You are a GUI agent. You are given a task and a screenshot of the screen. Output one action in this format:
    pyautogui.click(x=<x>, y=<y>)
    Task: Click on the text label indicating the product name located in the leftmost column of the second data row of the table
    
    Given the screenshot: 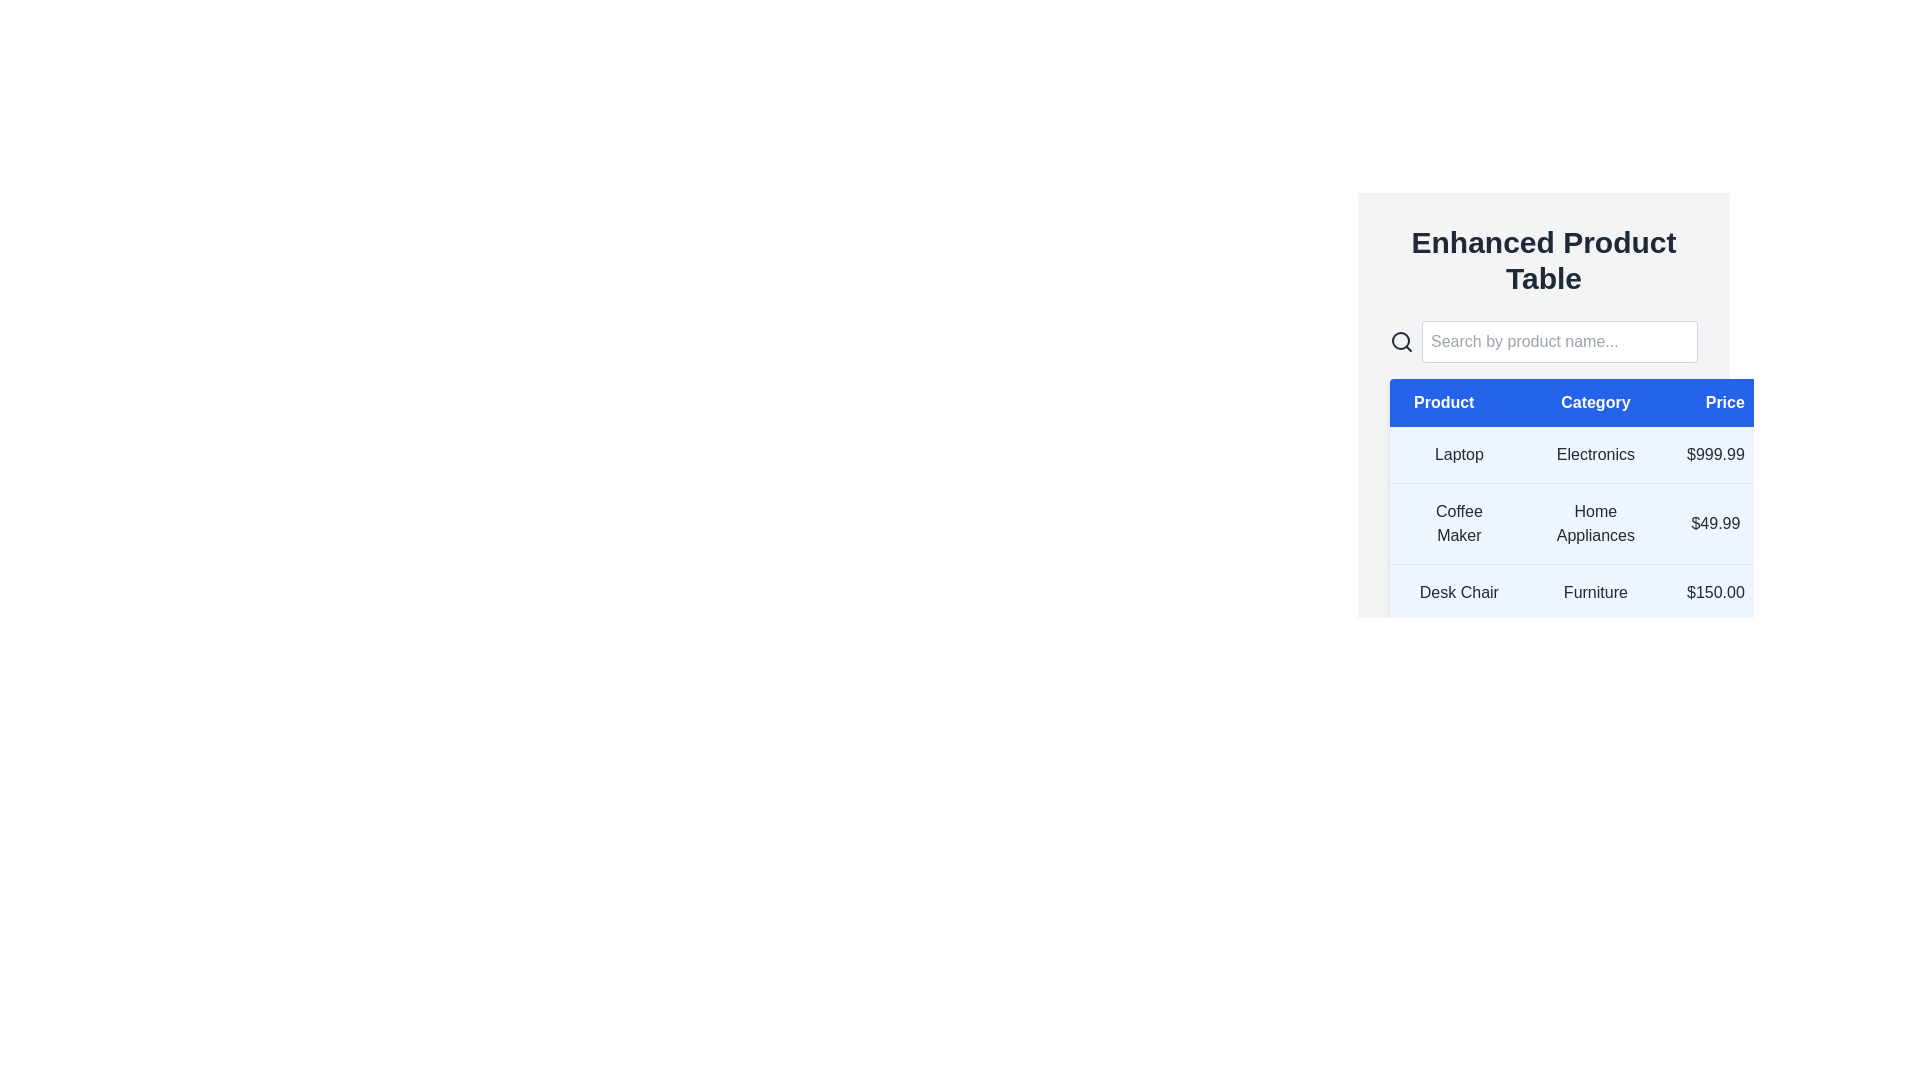 What is the action you would take?
    pyautogui.click(x=1459, y=523)
    